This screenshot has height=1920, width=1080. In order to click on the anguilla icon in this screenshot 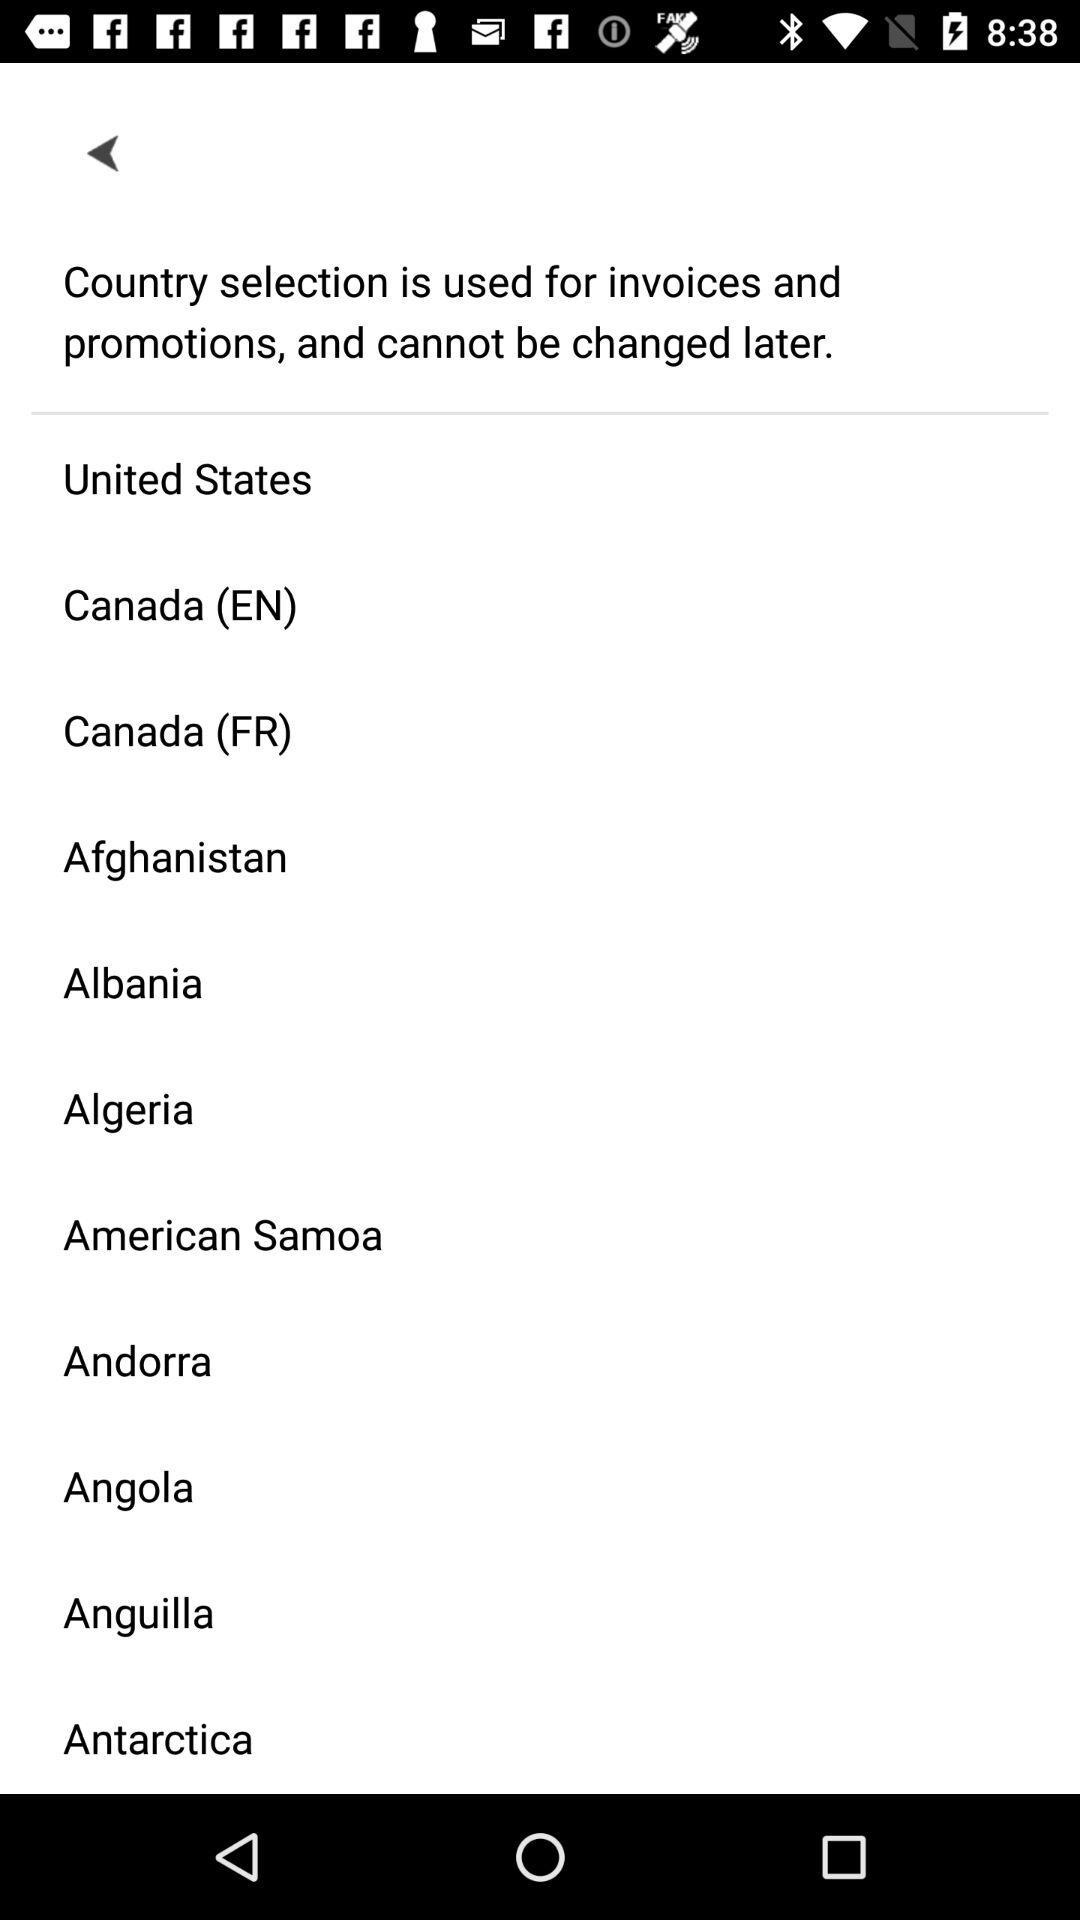, I will do `click(523, 1611)`.